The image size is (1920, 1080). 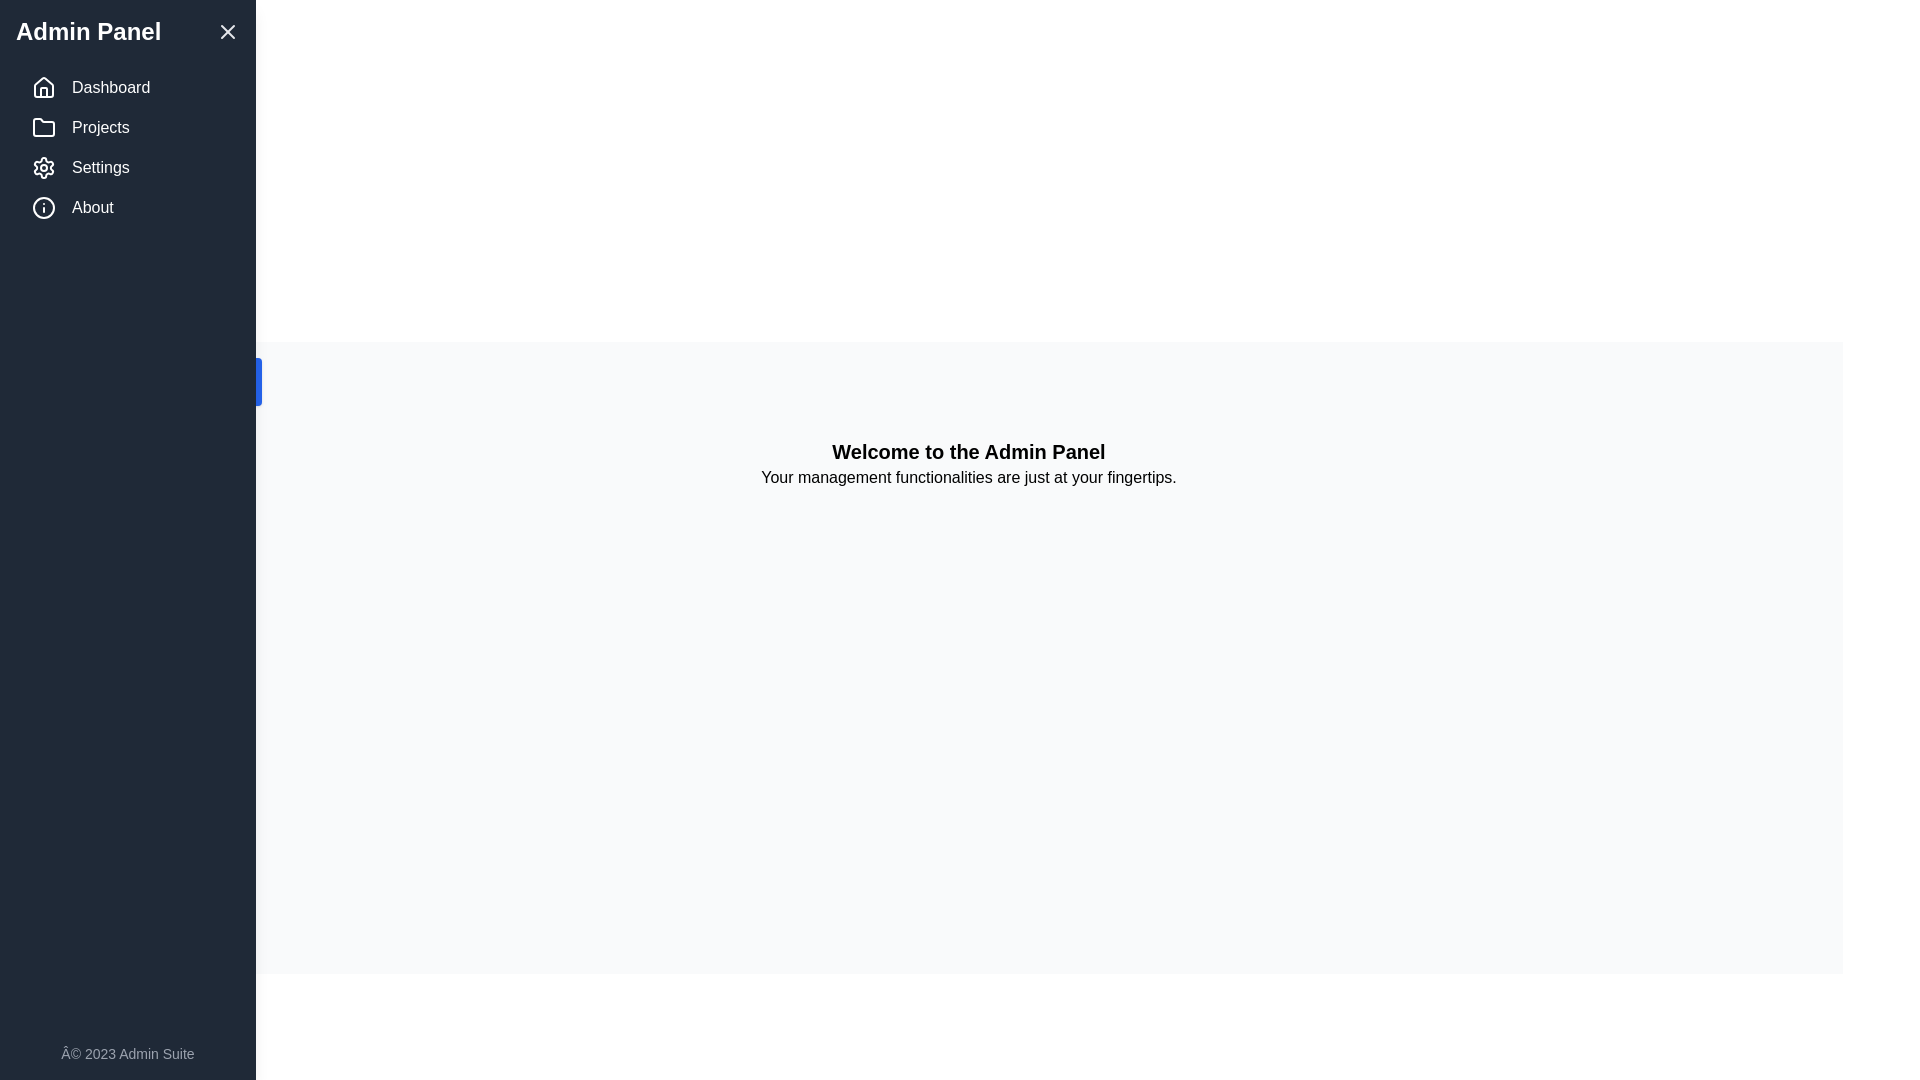 I want to click on the fourth Navigation Button in the vertical menu on the left sidebar to trigger tooltips or hover effects, so click(x=127, y=208).